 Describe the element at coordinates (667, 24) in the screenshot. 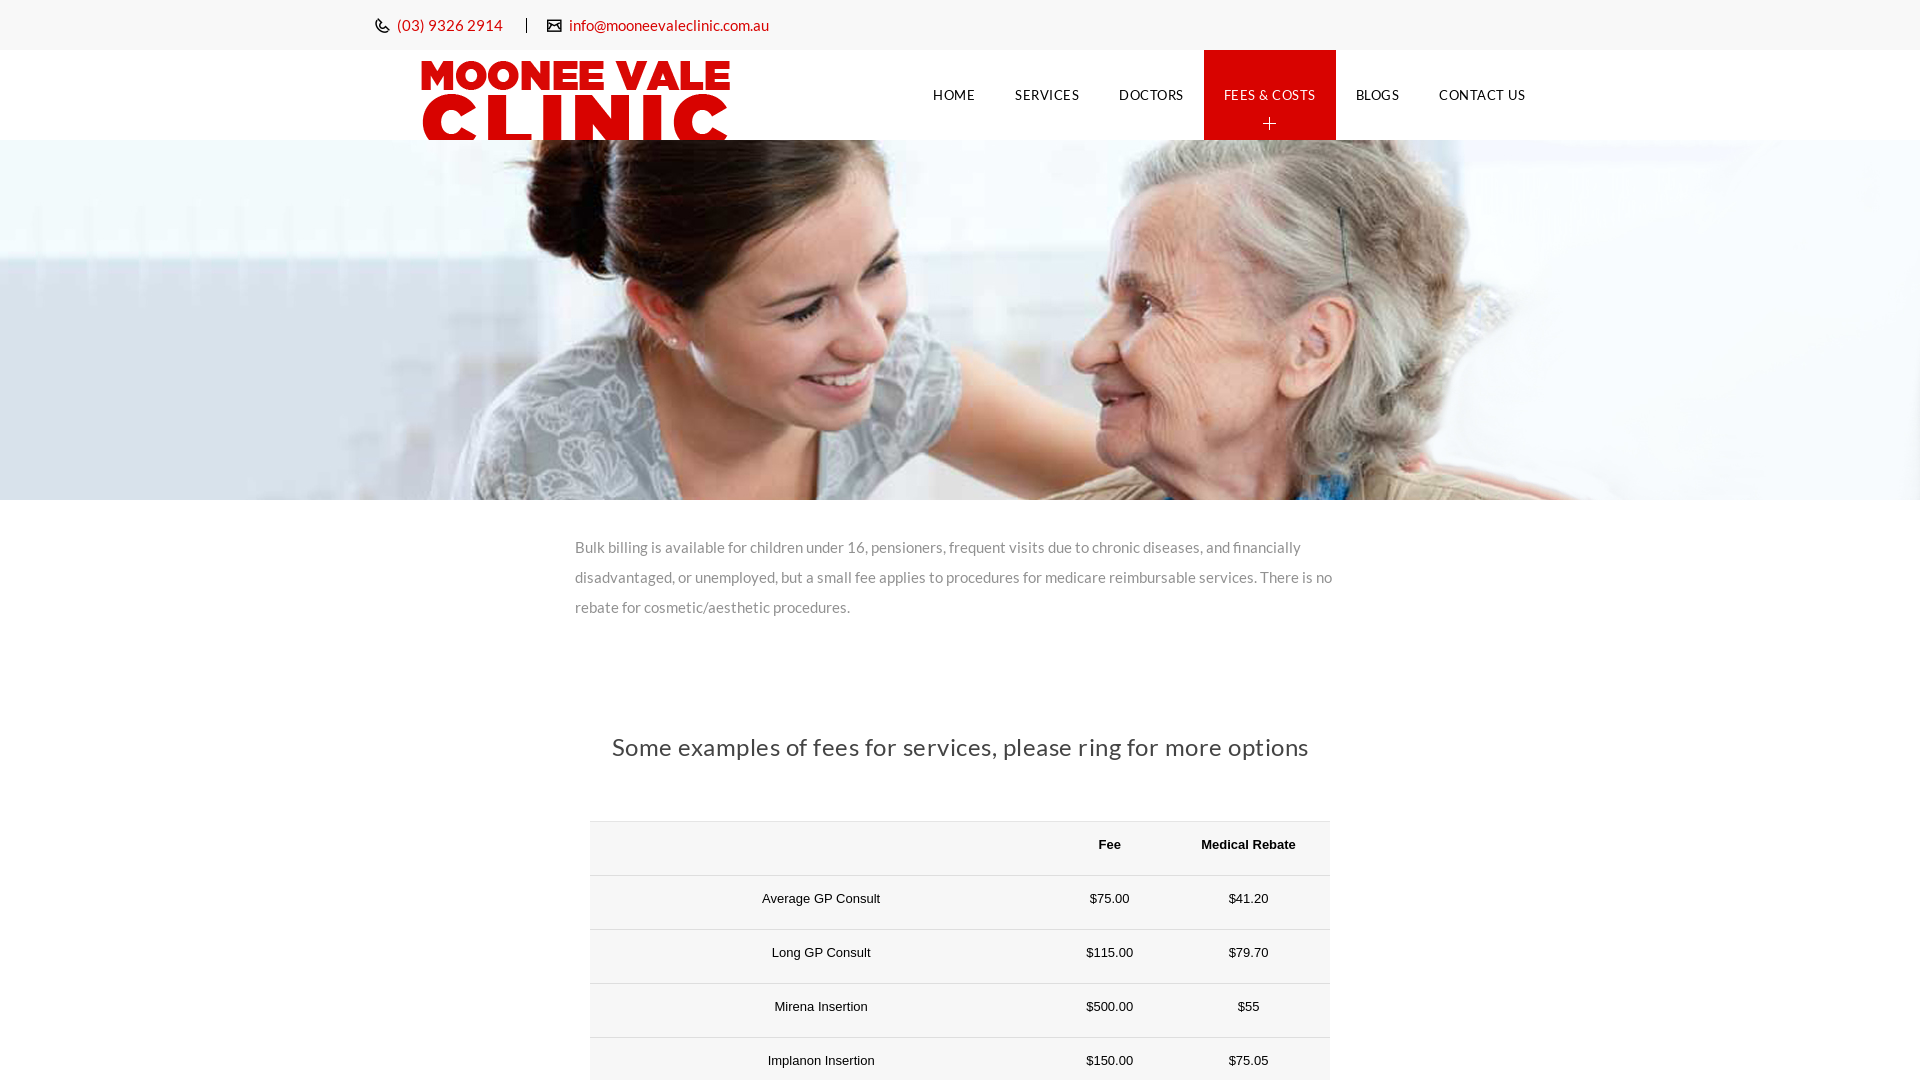

I see `'info@mooneevaleclinic.com.au'` at that location.